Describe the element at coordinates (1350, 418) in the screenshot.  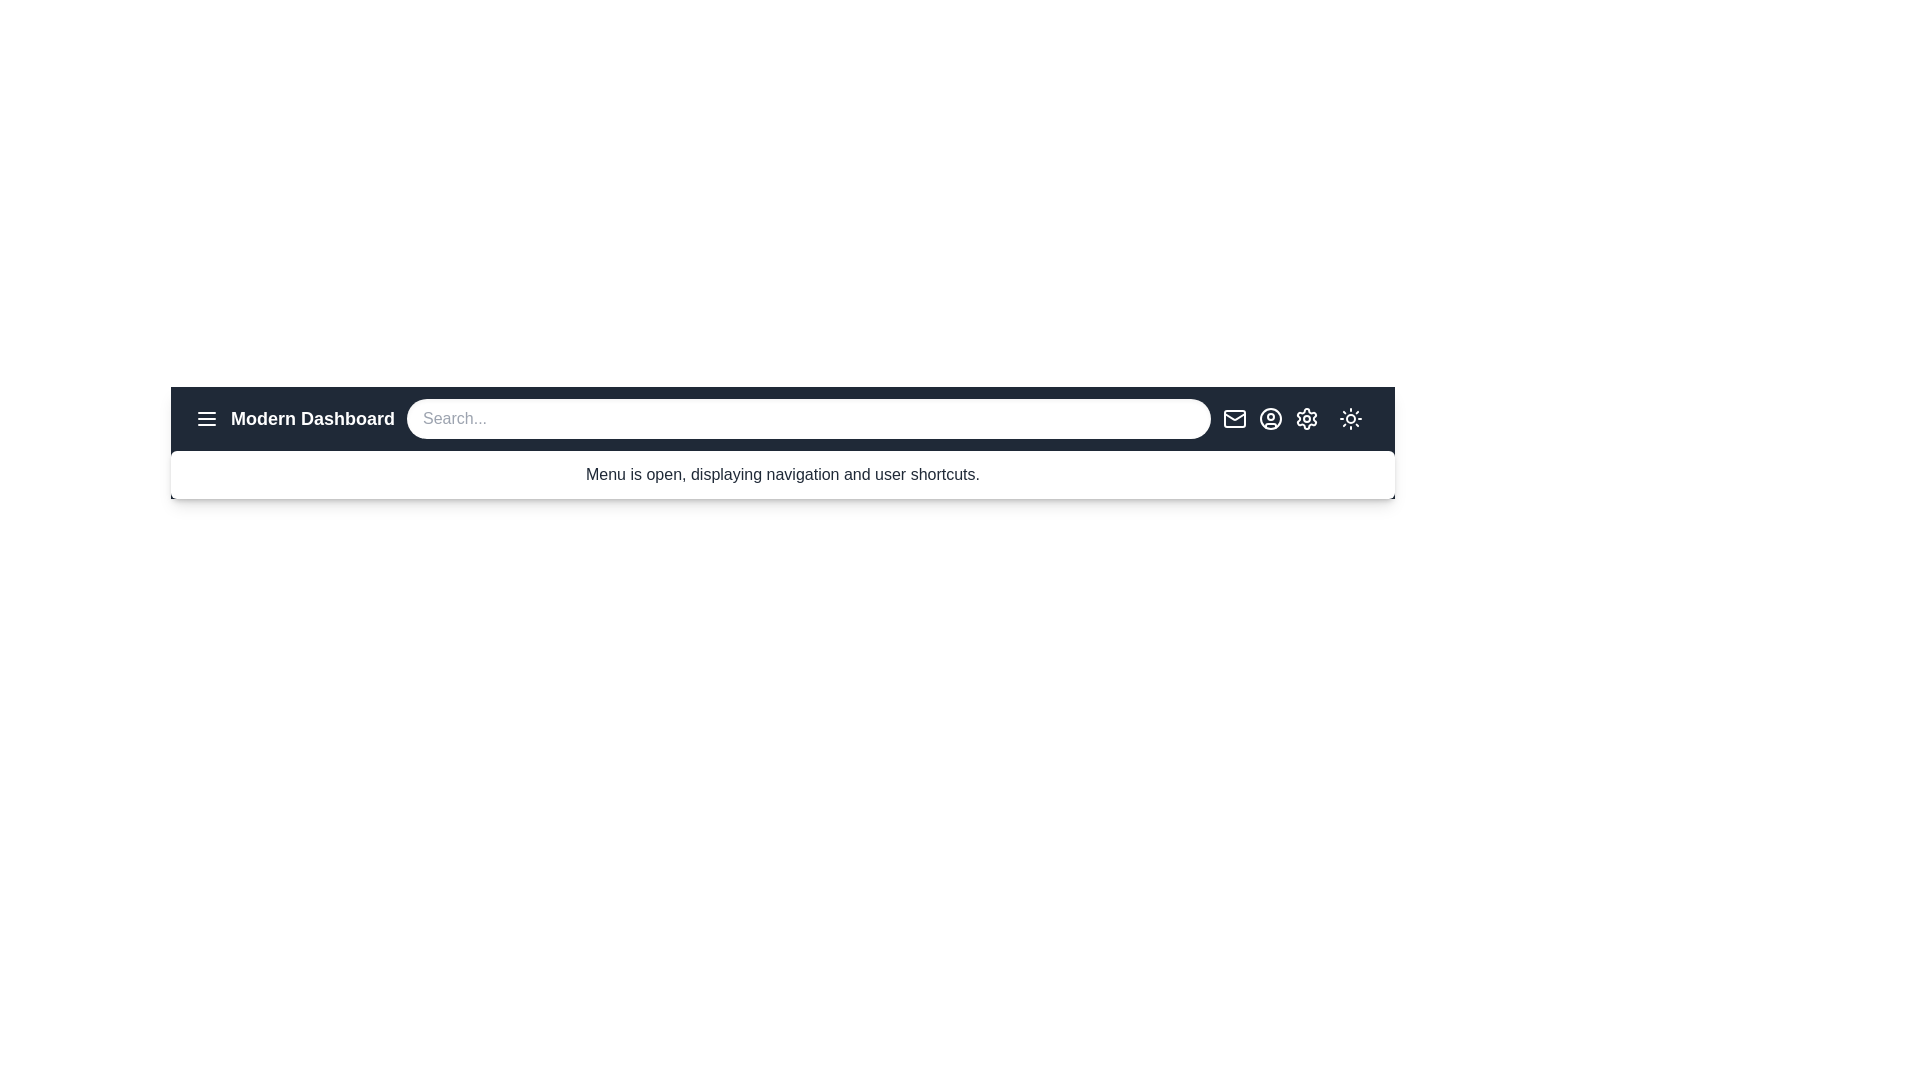
I see `the sun/moon icon to toggle the dark mode` at that location.